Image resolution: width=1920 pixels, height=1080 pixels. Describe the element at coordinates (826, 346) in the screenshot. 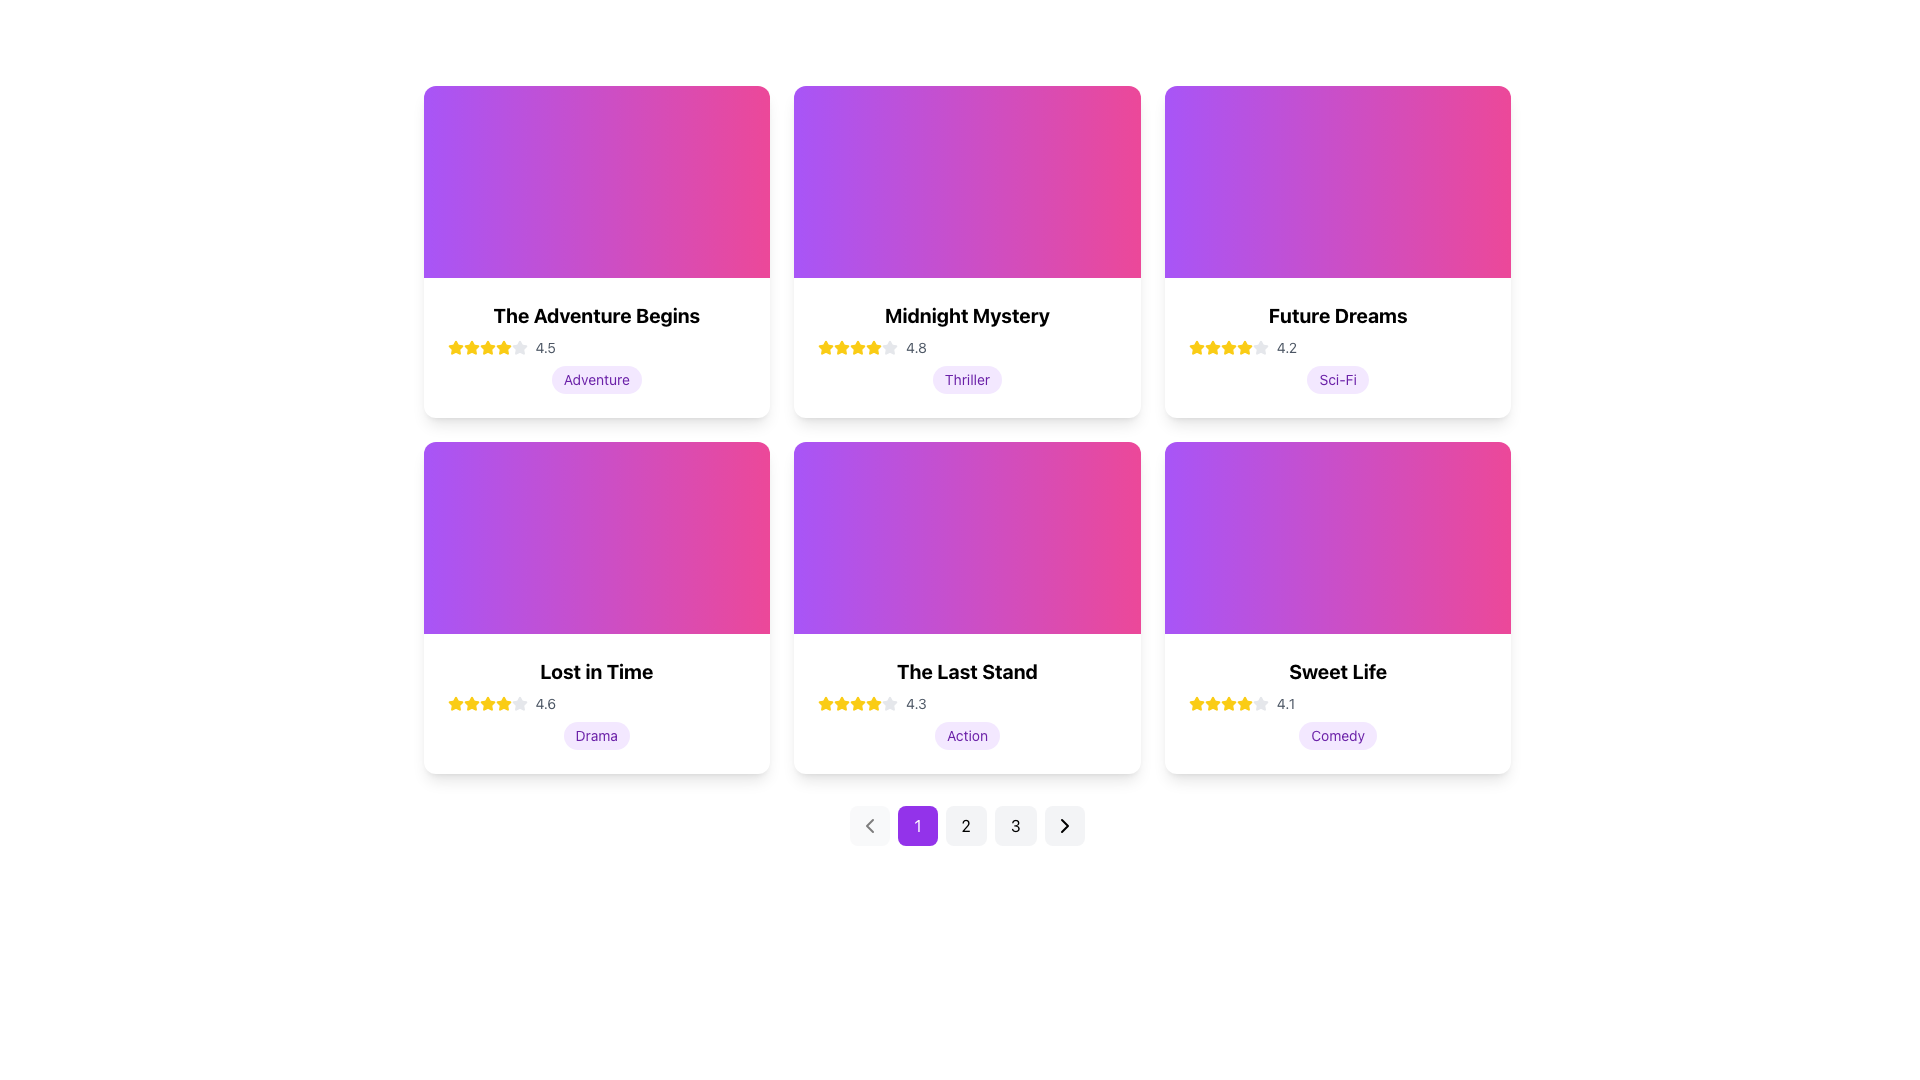

I see `the yellow star icon used for rating systems on the 'Midnight Mystery' card, which is the second star from the left in the first row of cards` at that location.